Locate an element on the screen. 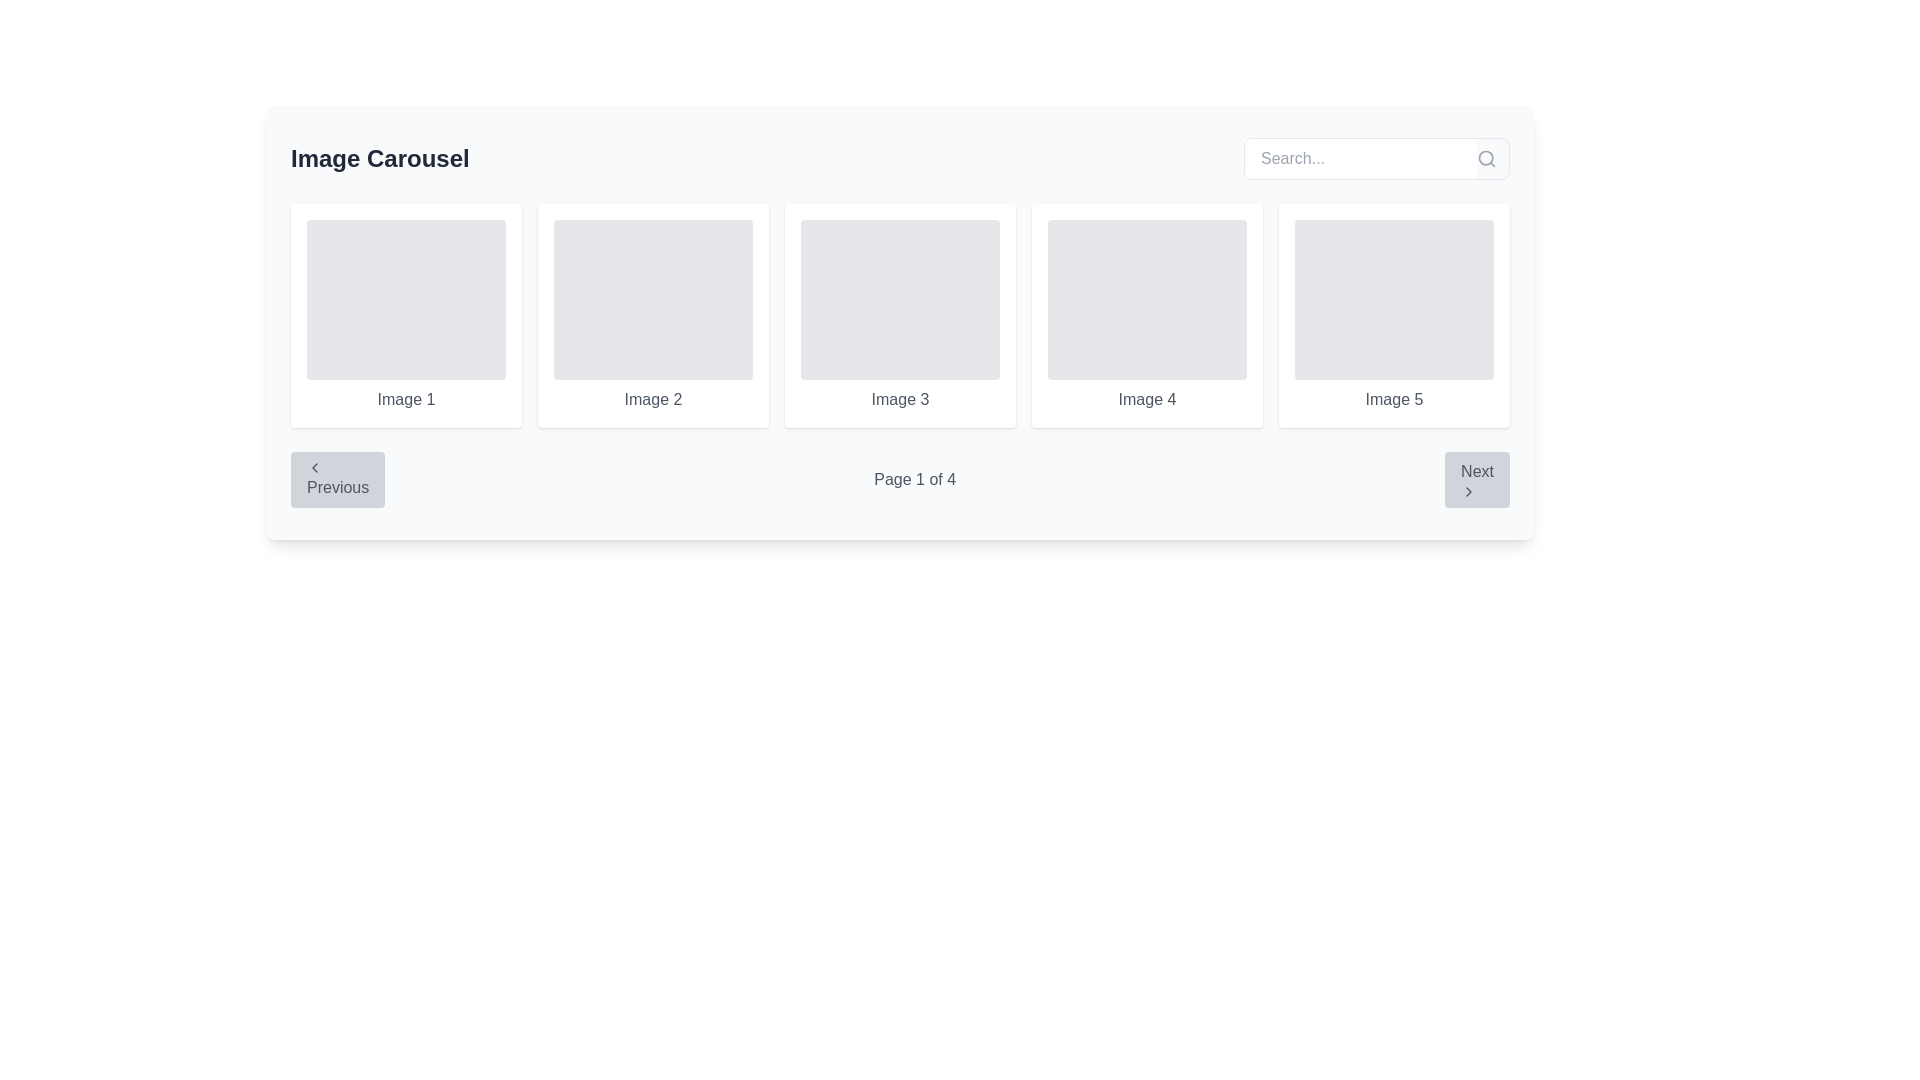 The image size is (1920, 1080). the second placeholder box for media content in the carousel layout is located at coordinates (653, 300).